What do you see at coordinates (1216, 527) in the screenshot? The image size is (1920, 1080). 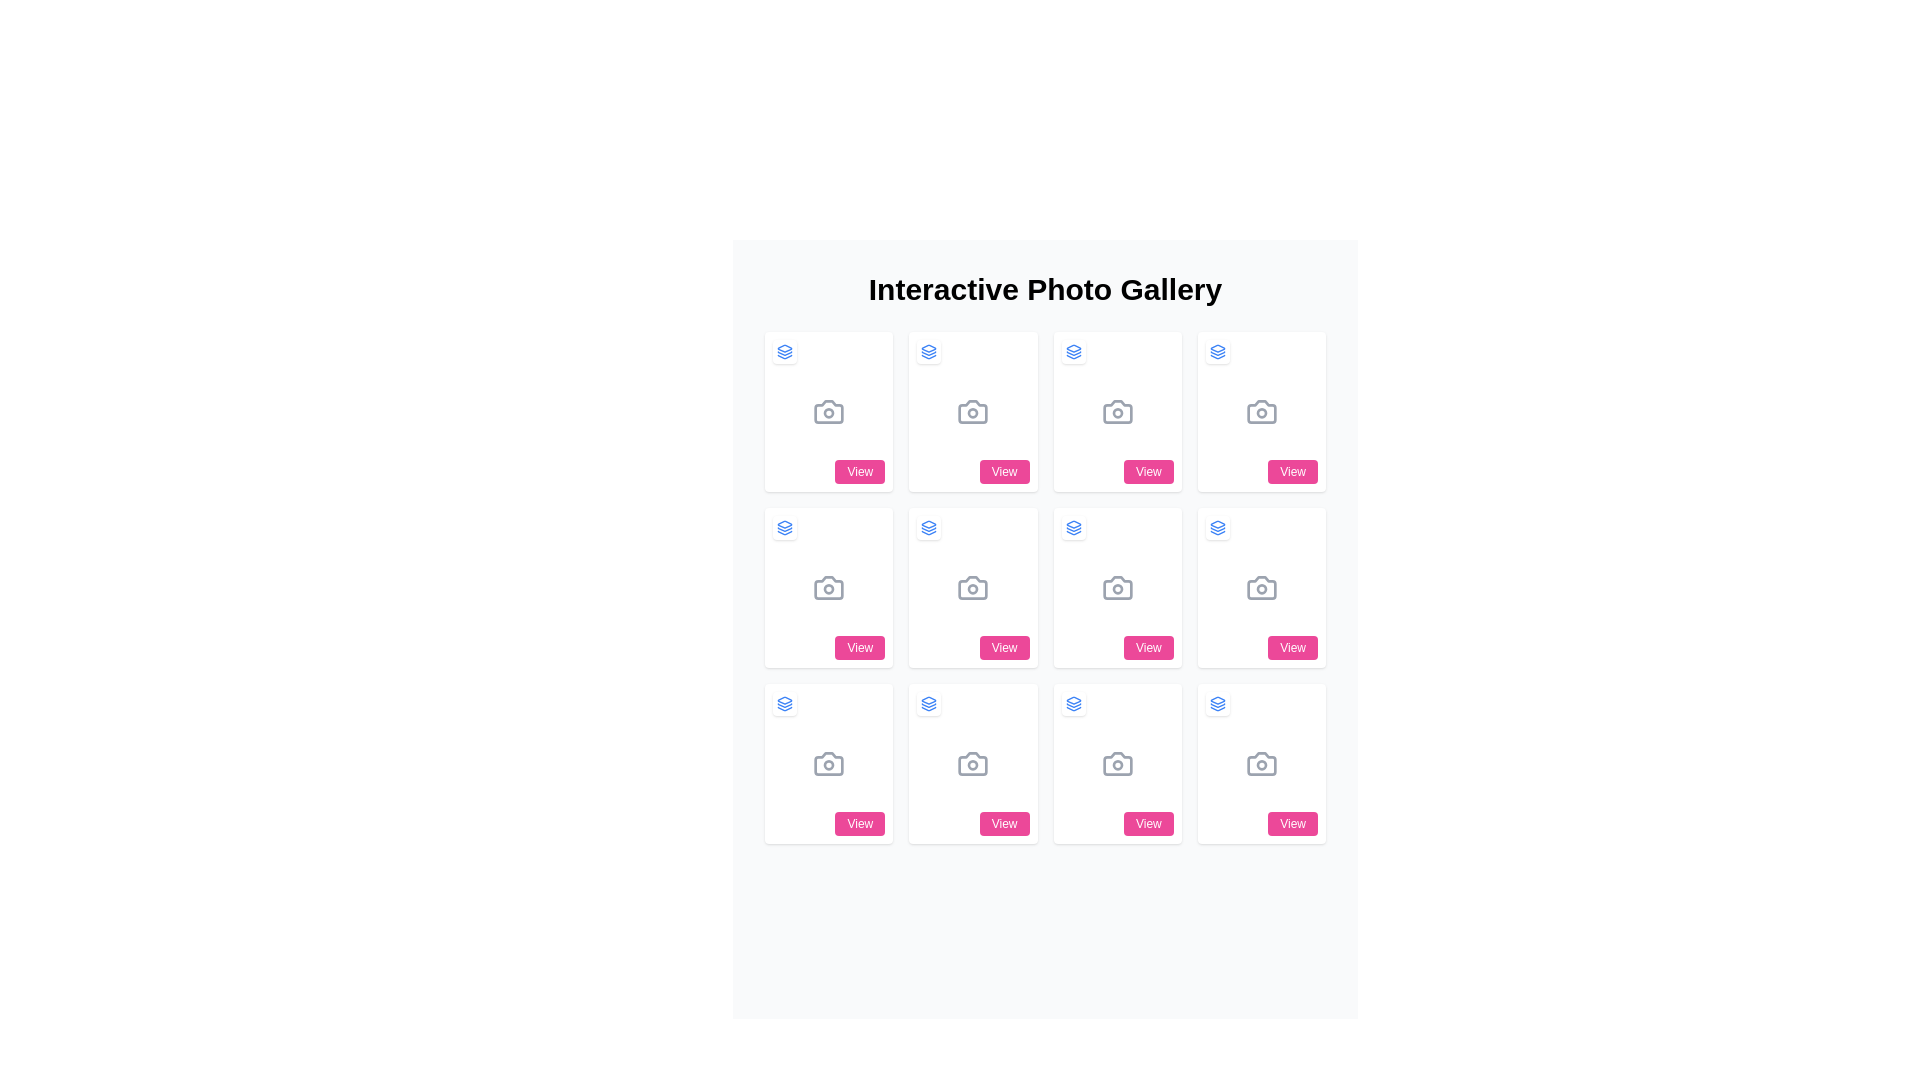 I see `the icon representing layers or stacking functionality located at the top-left corner of the 'View' box in the sixth card of the photo gallery grid, specifically in the second row and third column` at bounding box center [1216, 527].